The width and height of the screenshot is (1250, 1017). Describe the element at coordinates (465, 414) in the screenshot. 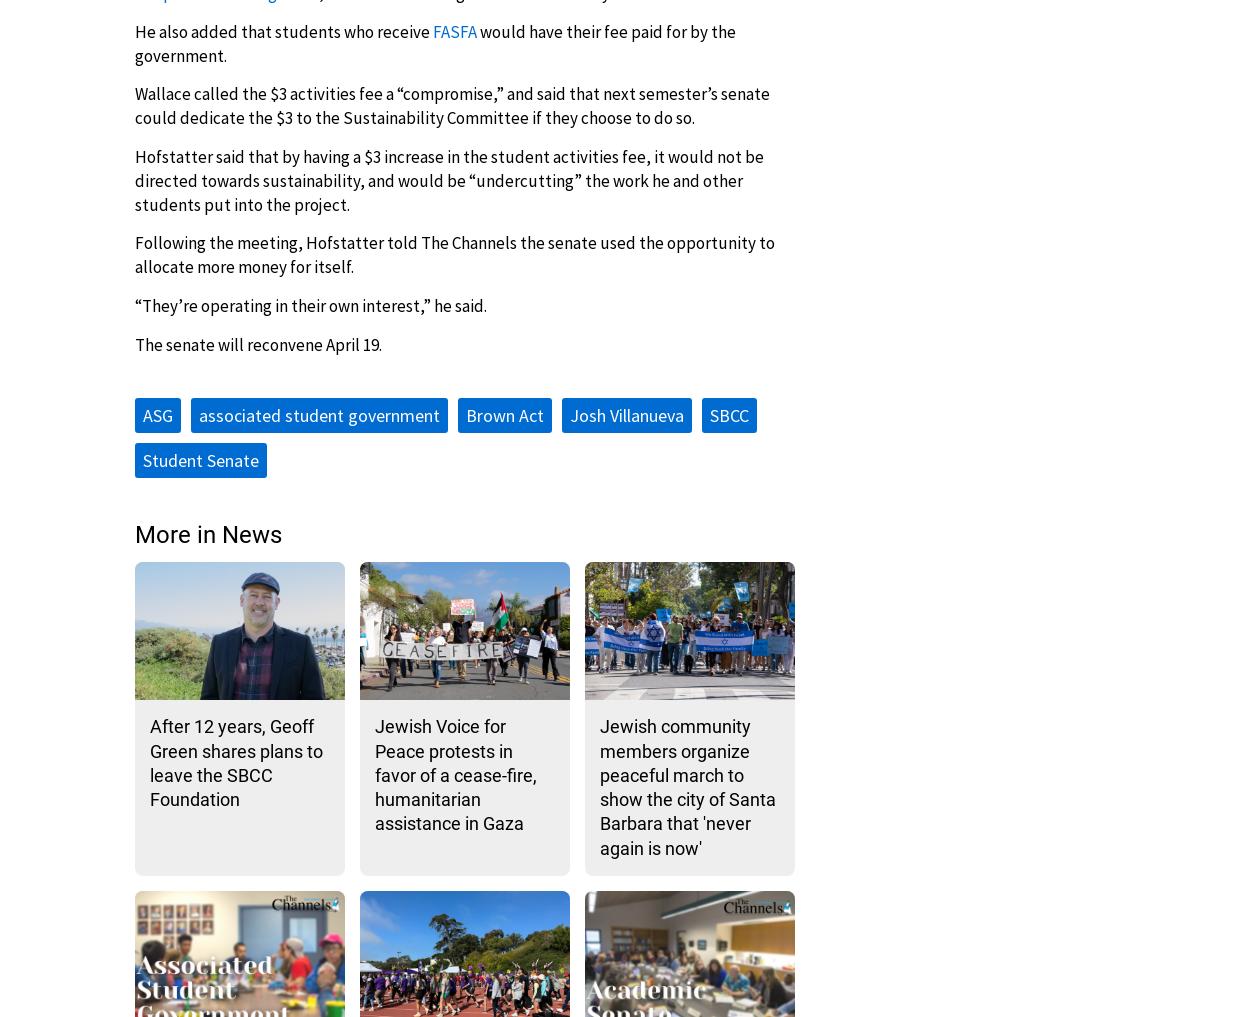

I see `'Brown Act'` at that location.